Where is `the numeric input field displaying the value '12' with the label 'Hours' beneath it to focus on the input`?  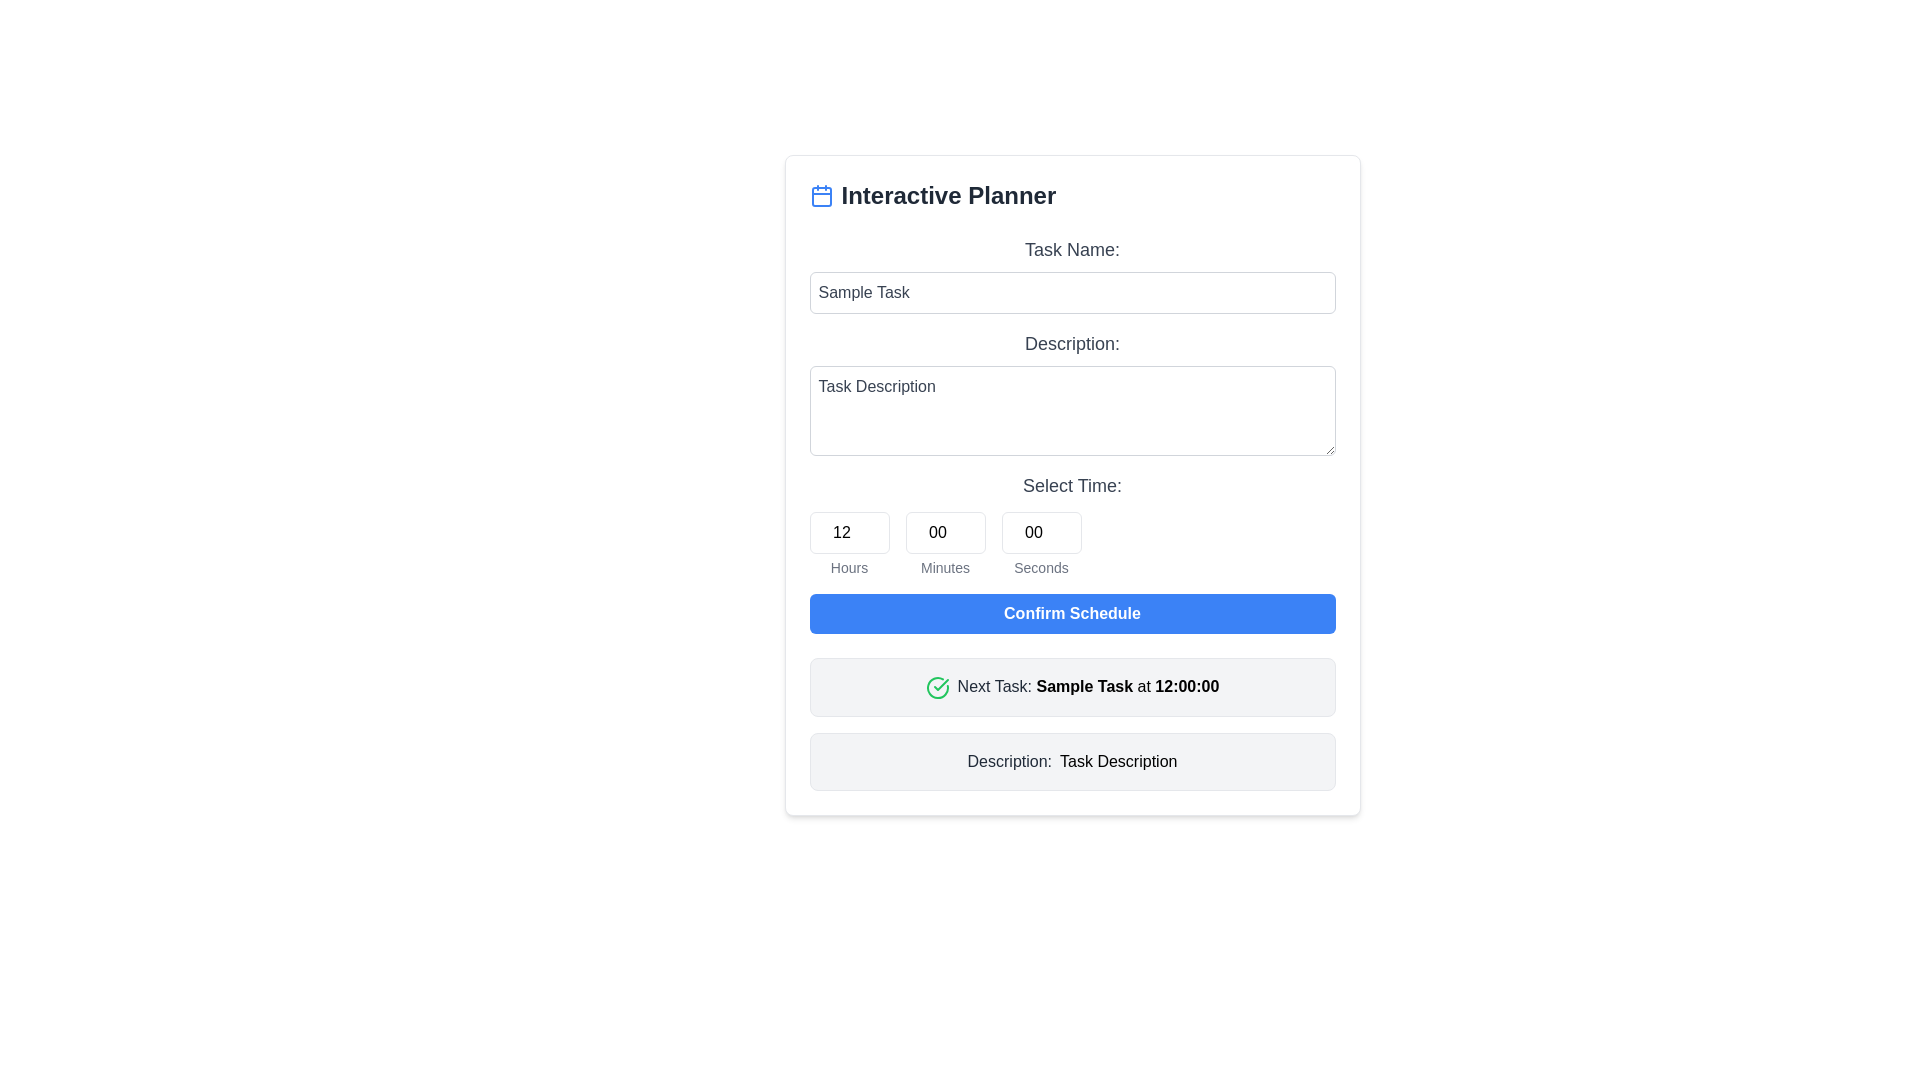
the numeric input field displaying the value '12' with the label 'Hours' beneath it to focus on the input is located at coordinates (849, 544).